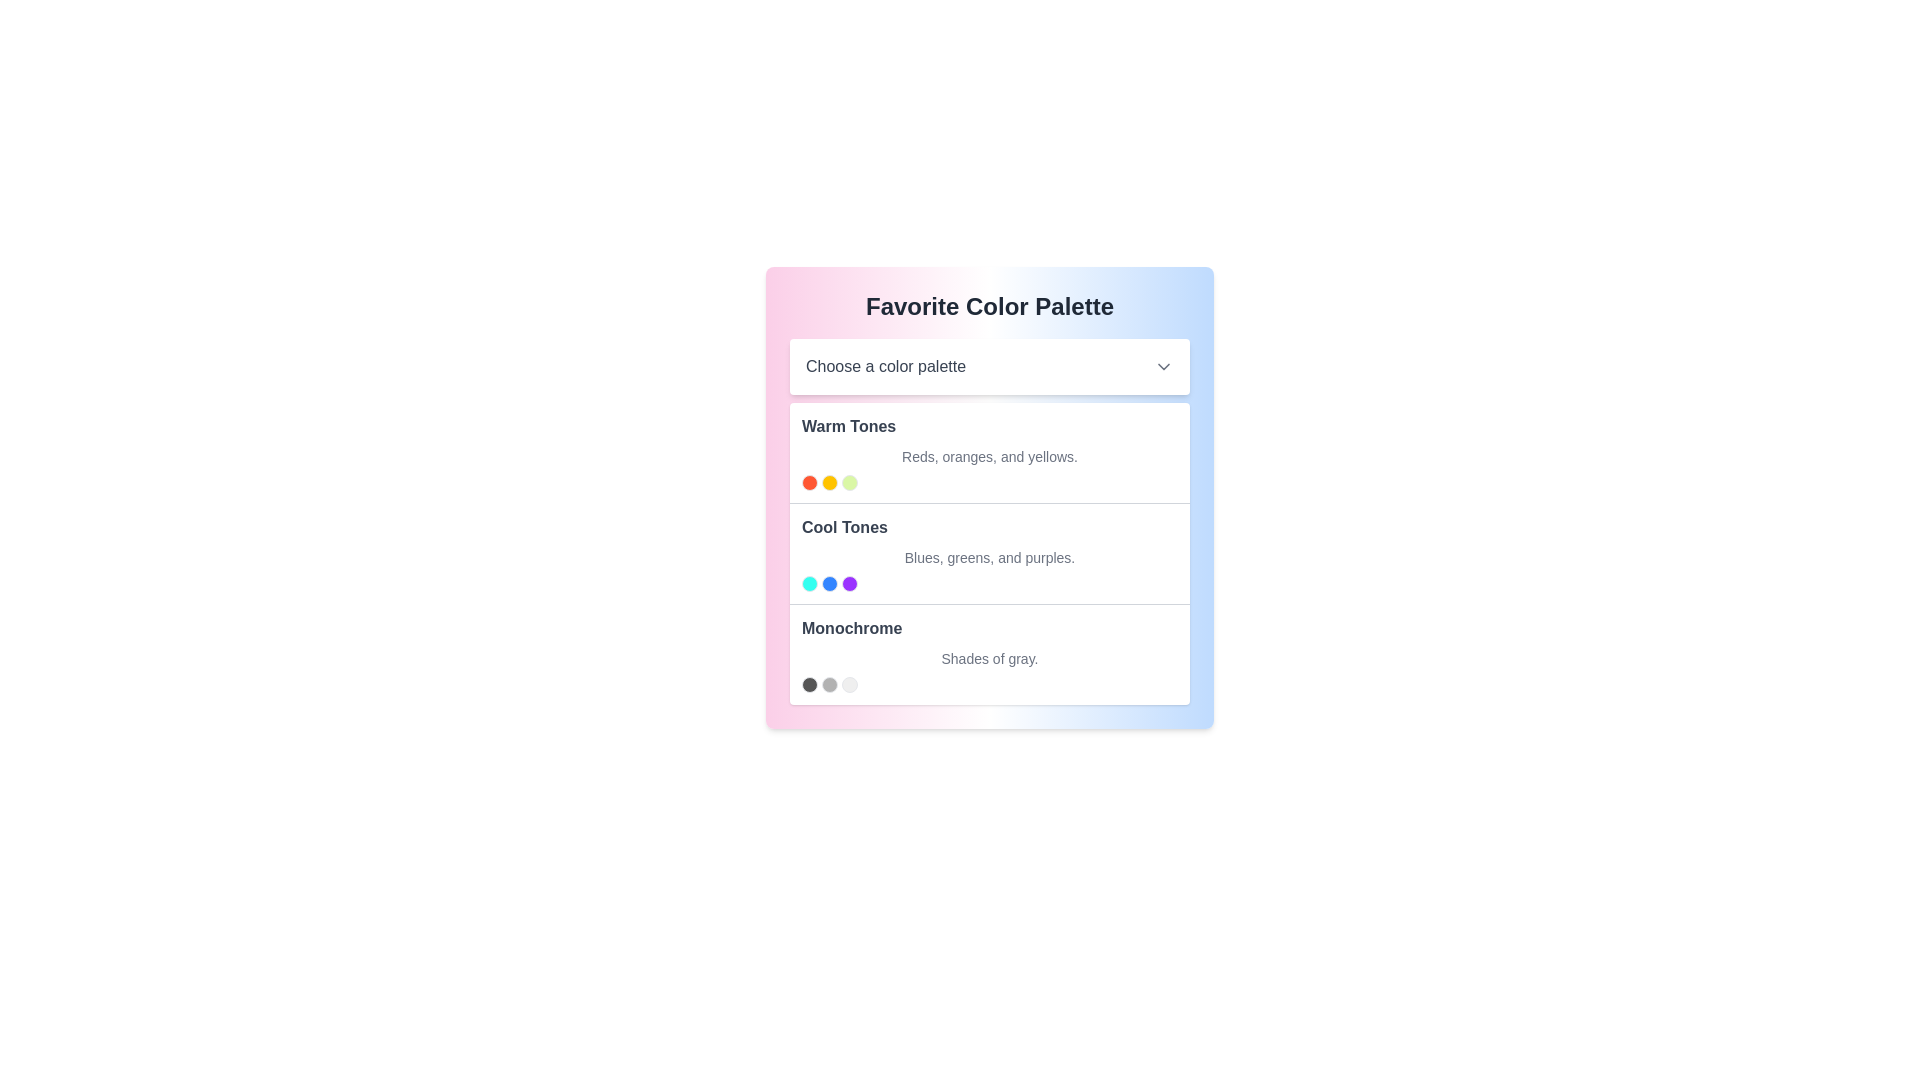 This screenshot has width=1920, height=1080. What do you see at coordinates (989, 558) in the screenshot?
I see `the text label that reads 'Blues, greens, and purples.' which is styled with small gray text located in the 'Cool Tones' section, positioned beneath the section title` at bounding box center [989, 558].